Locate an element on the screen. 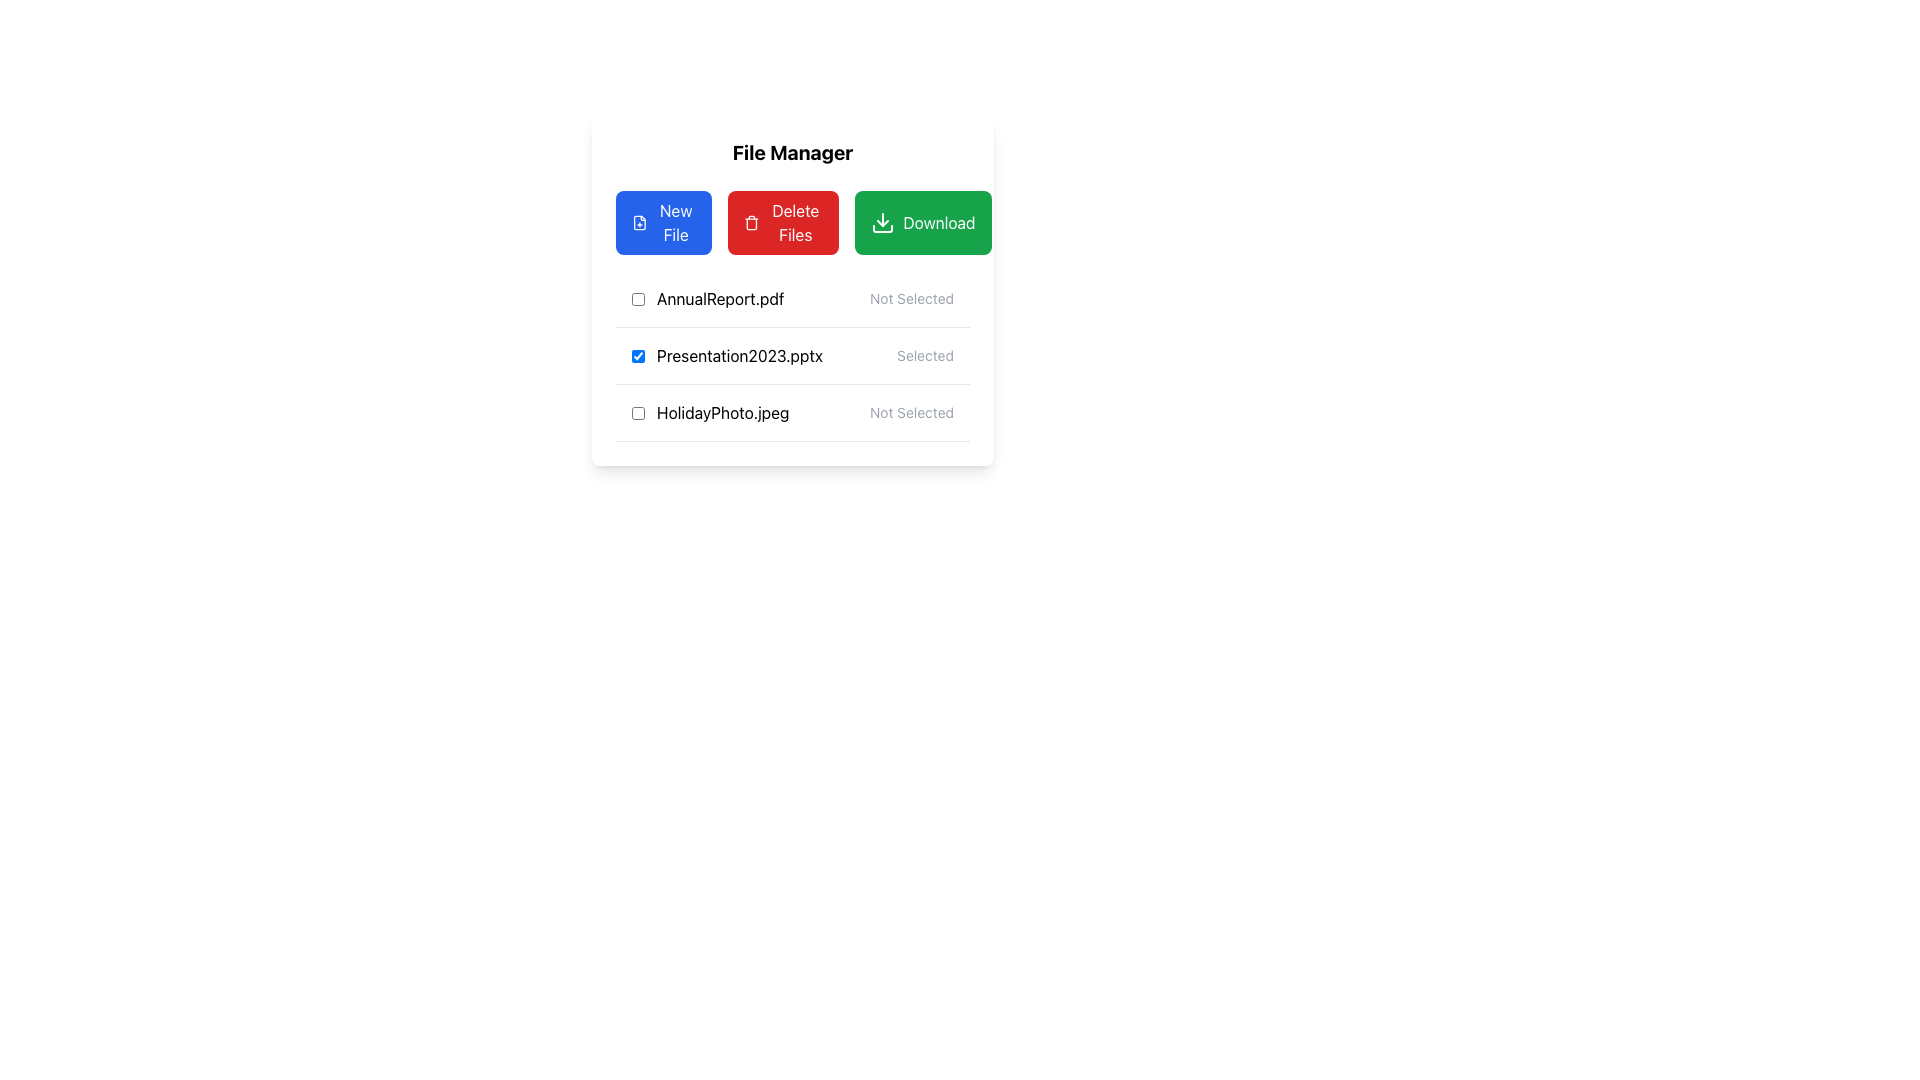  the download icon located within the 'Download' button in the top-right corner of the 'File Manager' panel to initiate the download action is located at coordinates (882, 223).